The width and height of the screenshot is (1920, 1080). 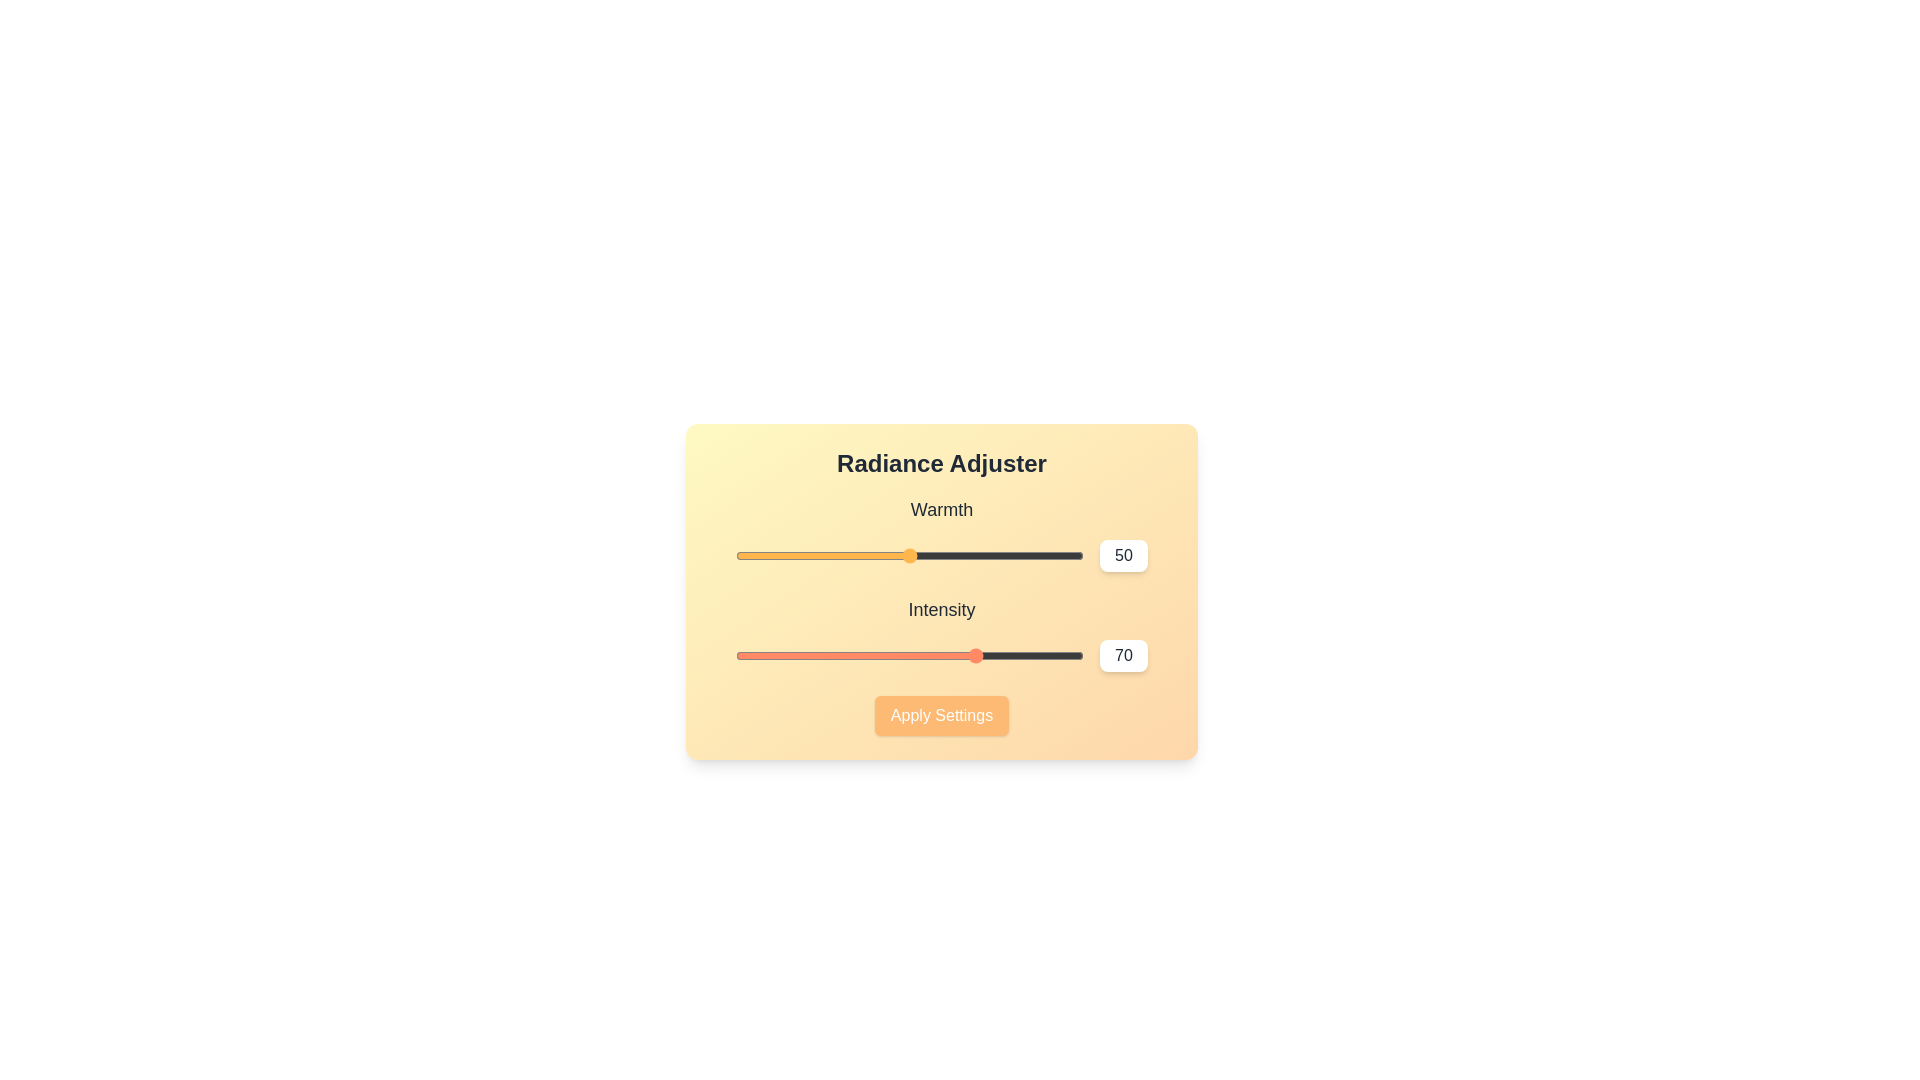 What do you see at coordinates (742, 555) in the screenshot?
I see `the 'Warmth' slider to 2` at bounding box center [742, 555].